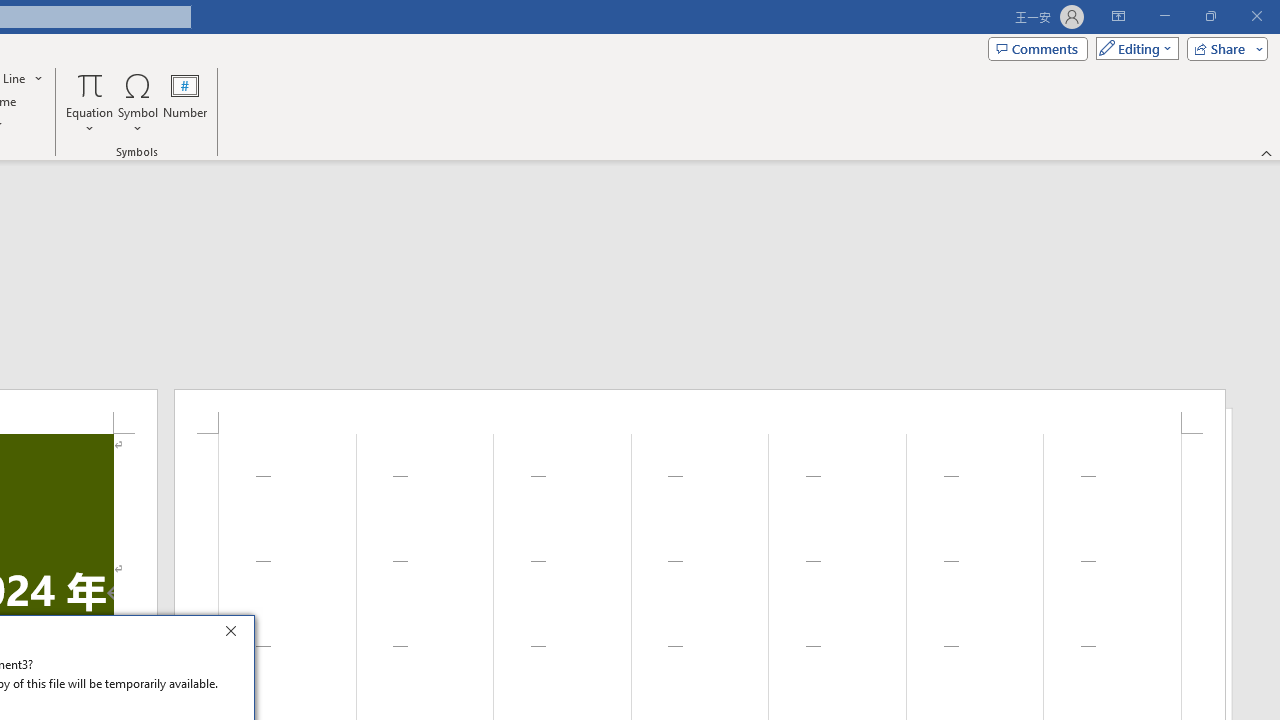  Describe the element at coordinates (89, 84) in the screenshot. I see `'Equation'` at that location.